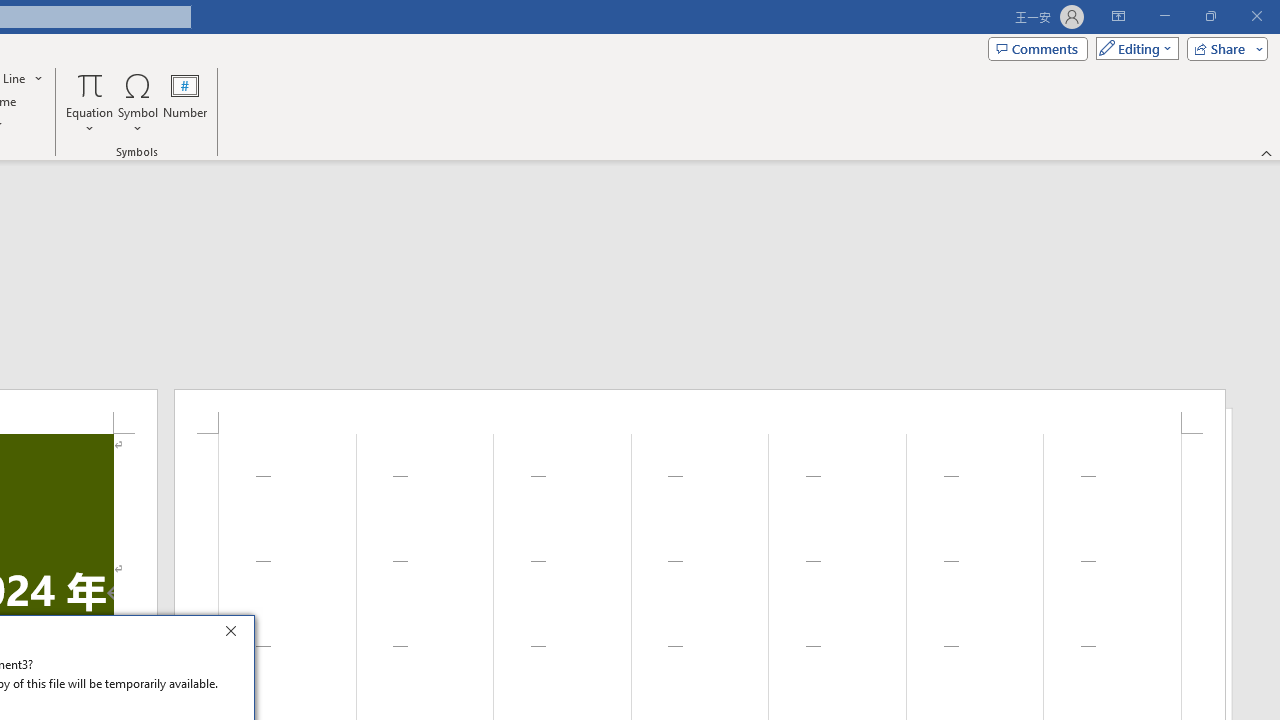  Describe the element at coordinates (89, 84) in the screenshot. I see `'Equation'` at that location.